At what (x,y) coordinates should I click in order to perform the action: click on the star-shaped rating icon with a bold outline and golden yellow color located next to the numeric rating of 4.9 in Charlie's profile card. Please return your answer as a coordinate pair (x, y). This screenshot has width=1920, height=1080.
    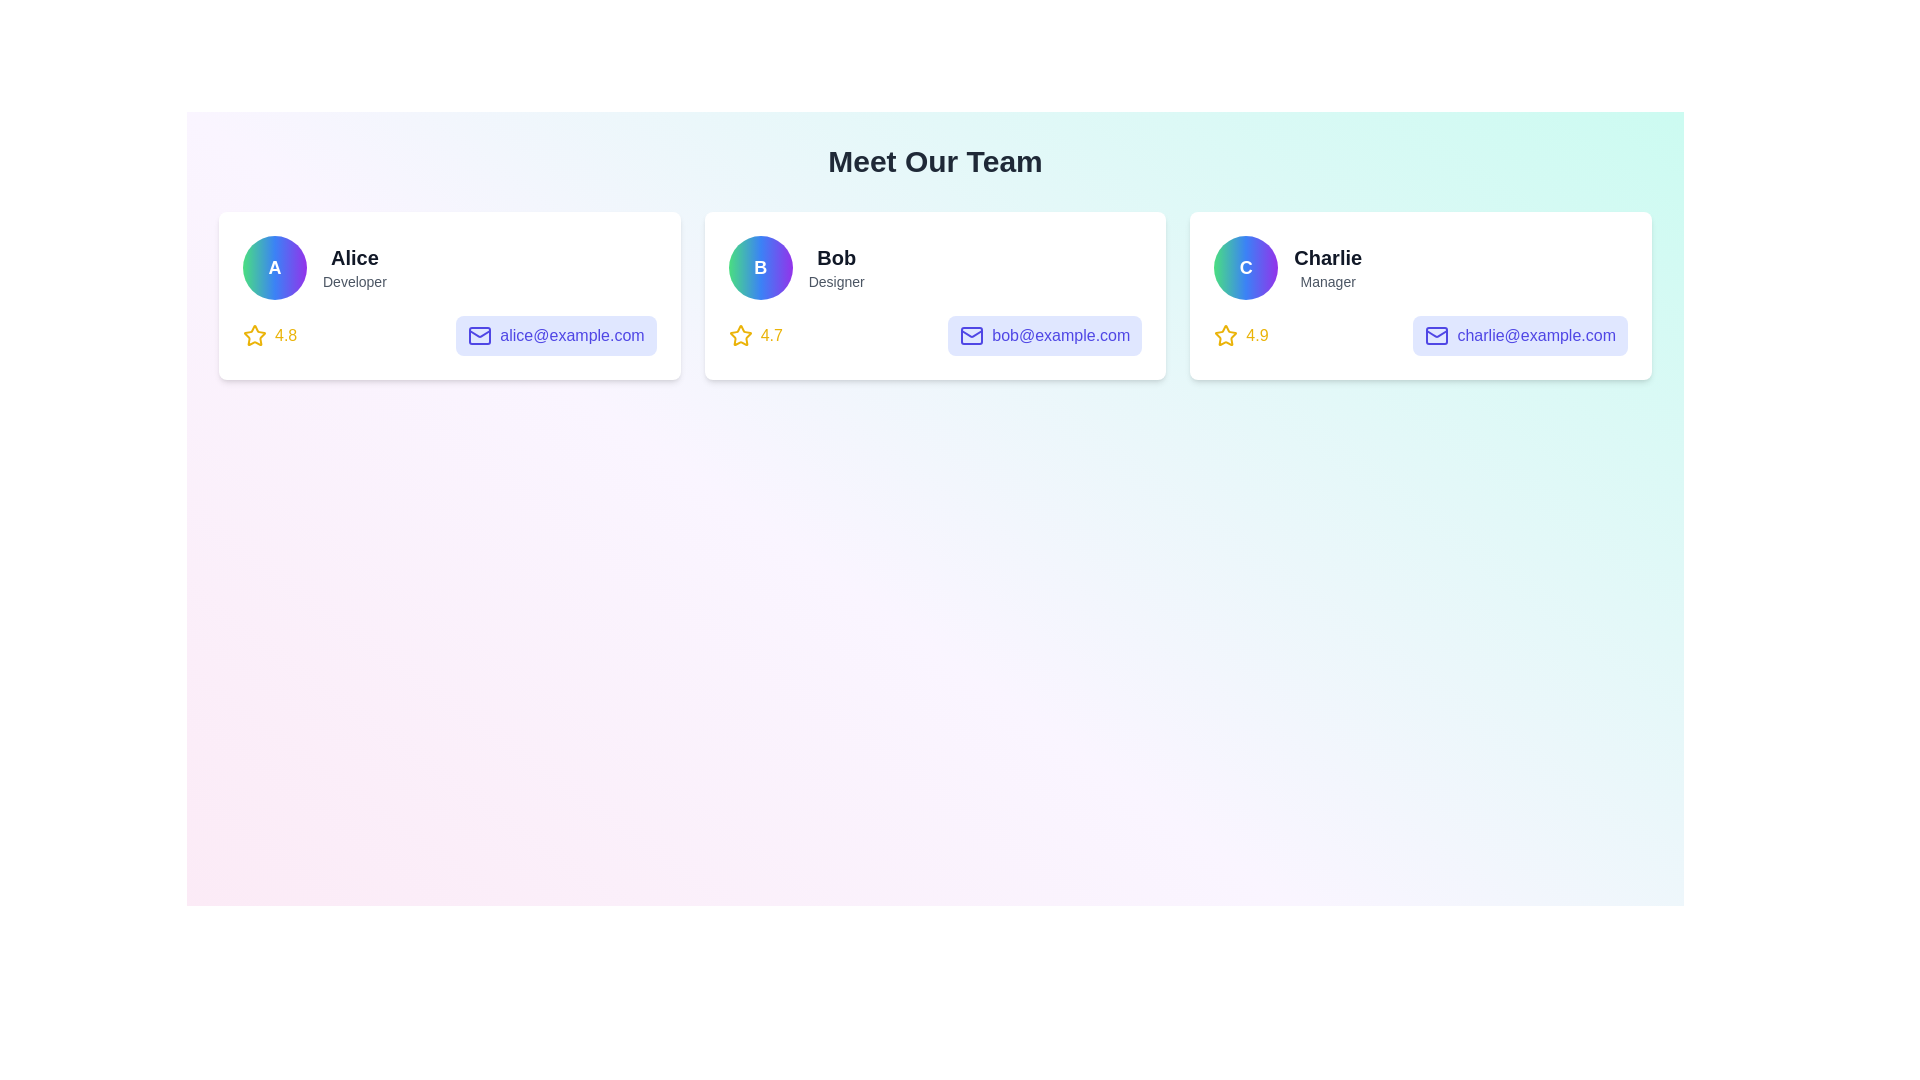
    Looking at the image, I should click on (1225, 334).